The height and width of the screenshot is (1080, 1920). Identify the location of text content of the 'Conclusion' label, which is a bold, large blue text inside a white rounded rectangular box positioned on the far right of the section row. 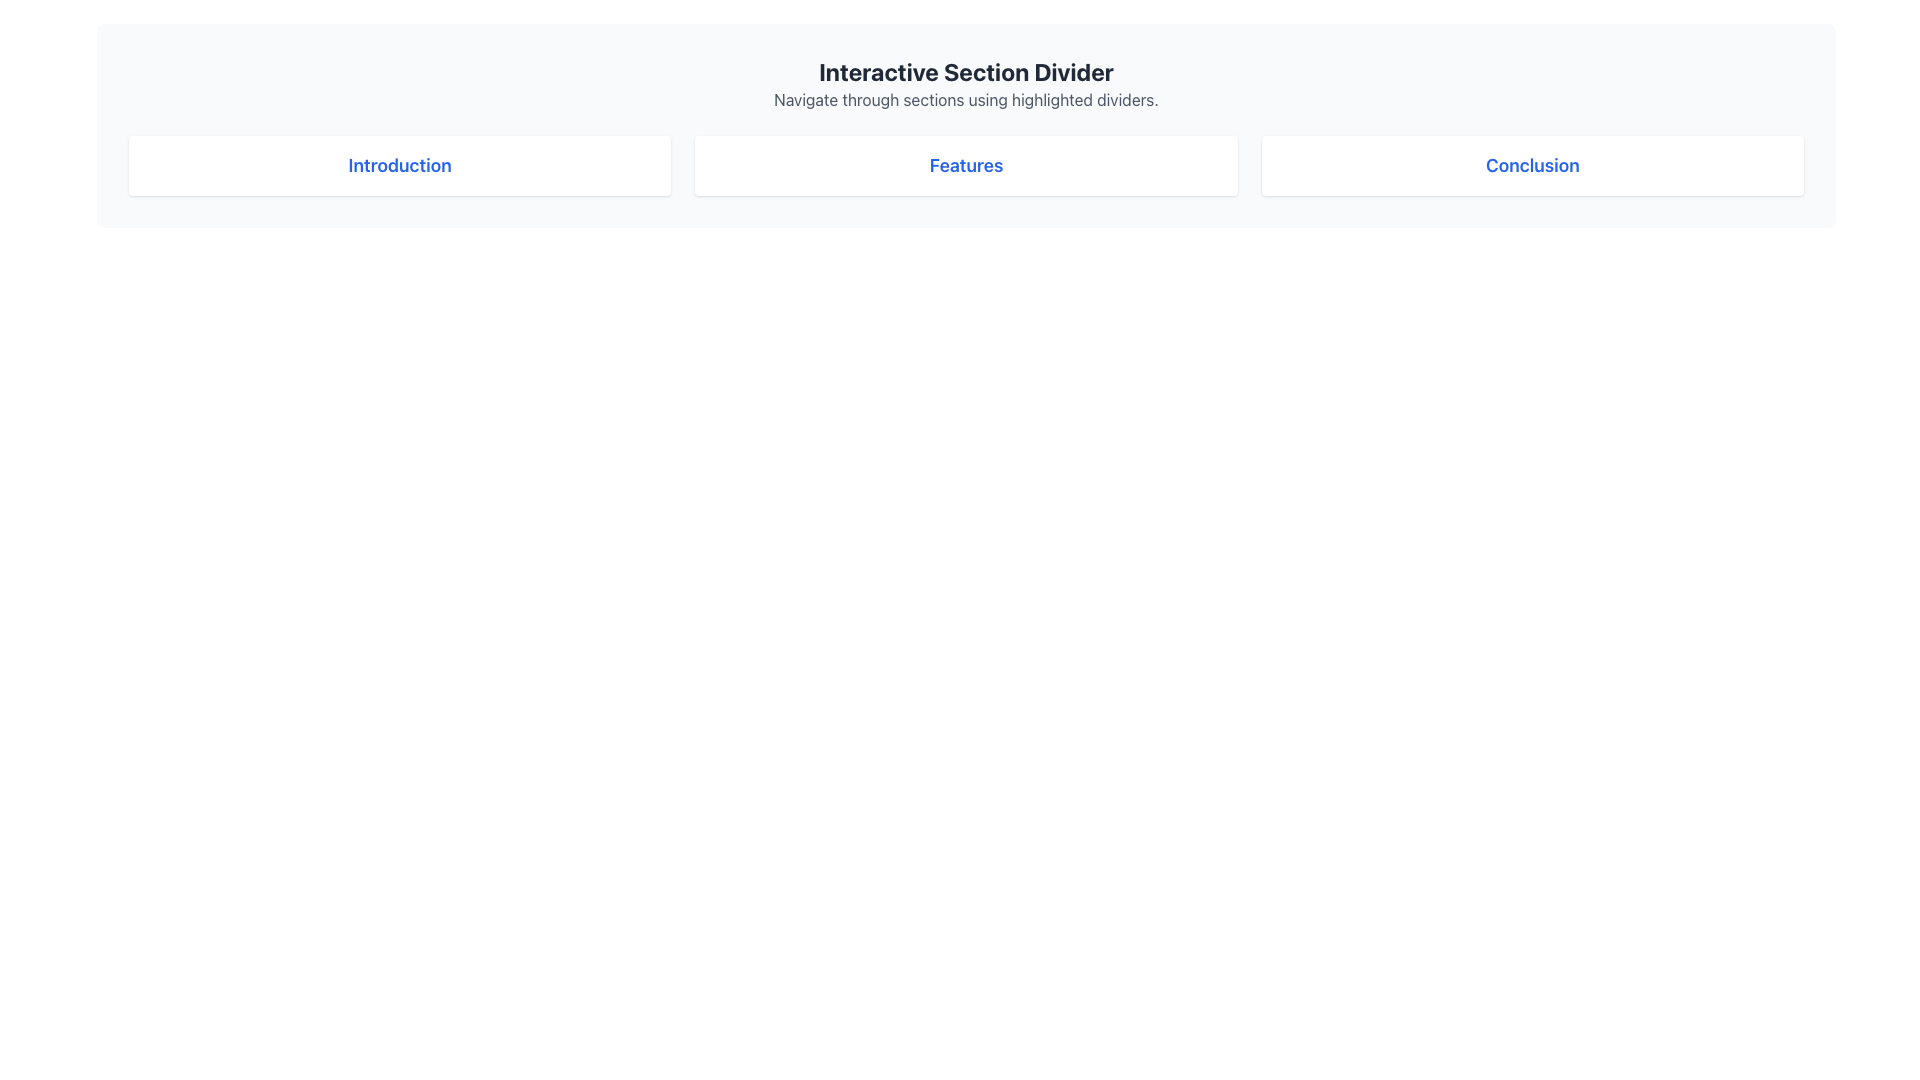
(1531, 164).